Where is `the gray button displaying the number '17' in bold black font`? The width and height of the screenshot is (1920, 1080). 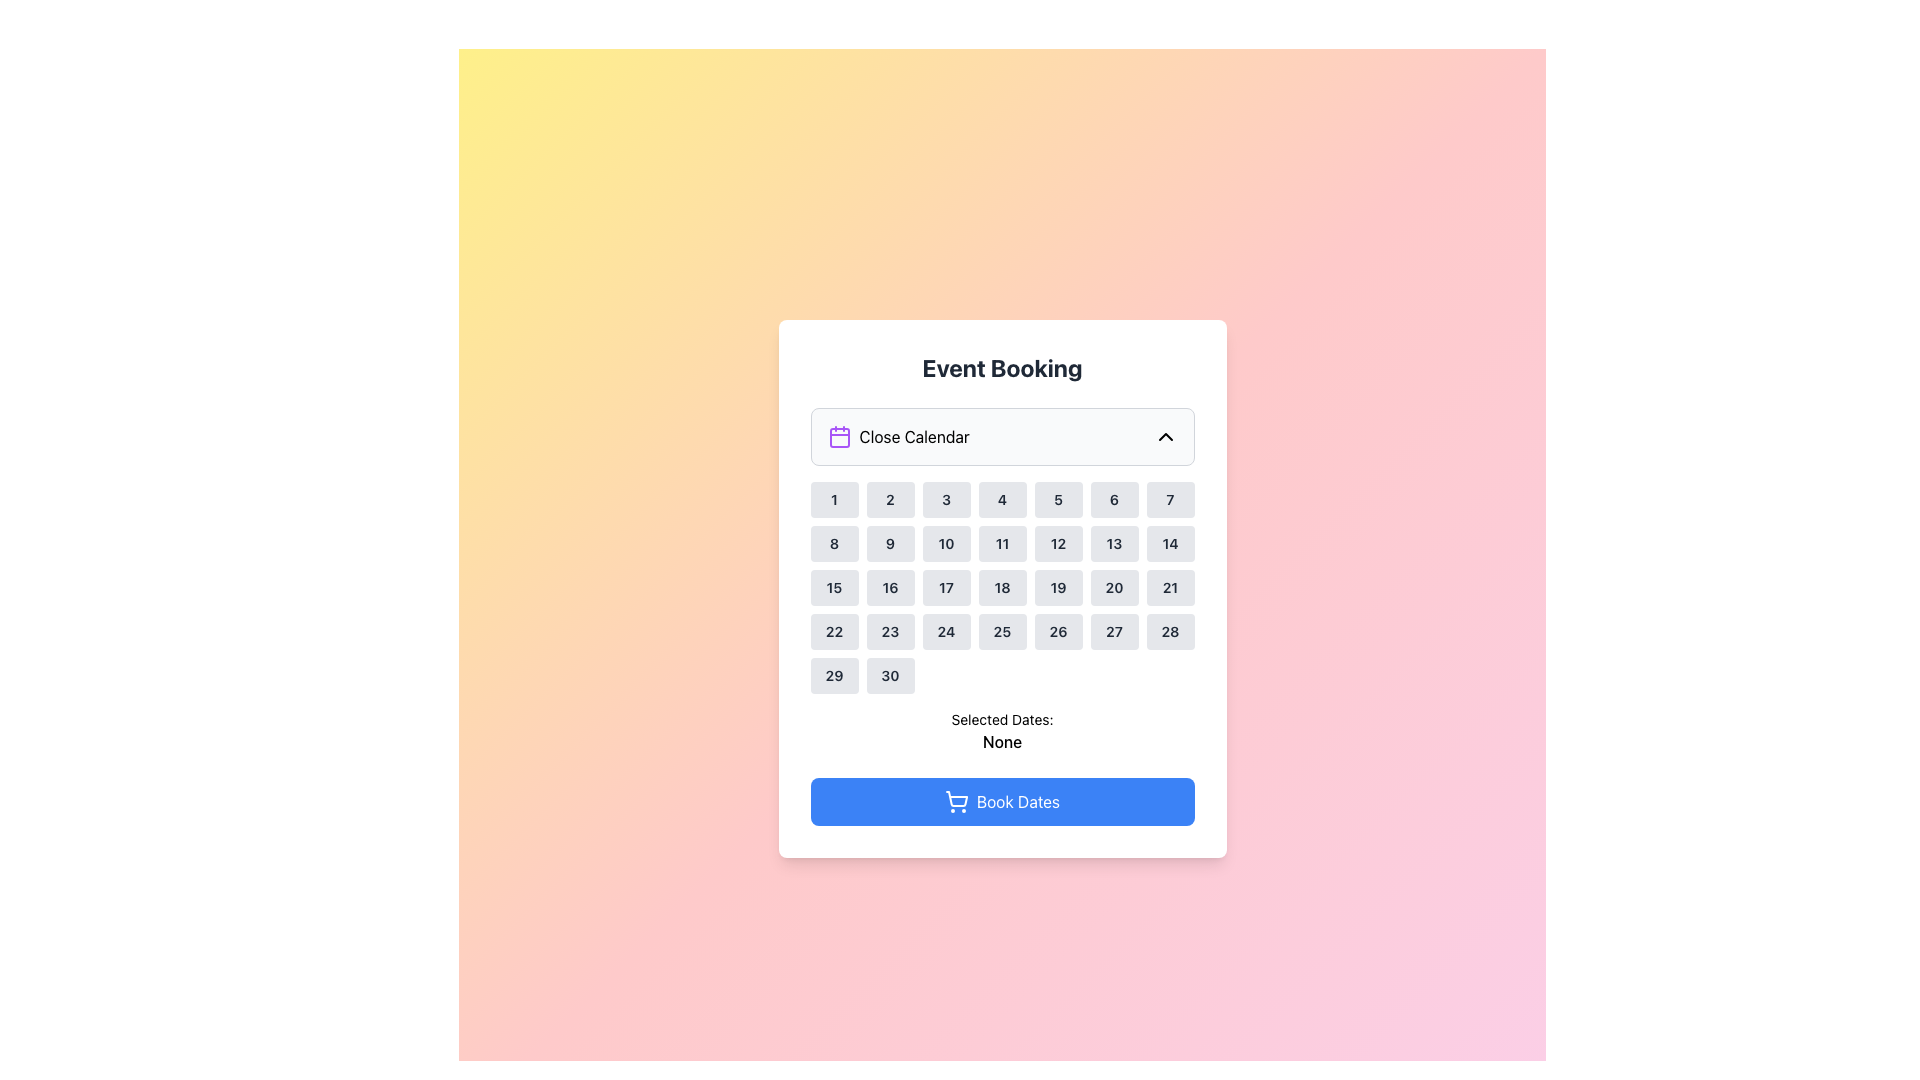 the gray button displaying the number '17' in bold black font is located at coordinates (945, 586).